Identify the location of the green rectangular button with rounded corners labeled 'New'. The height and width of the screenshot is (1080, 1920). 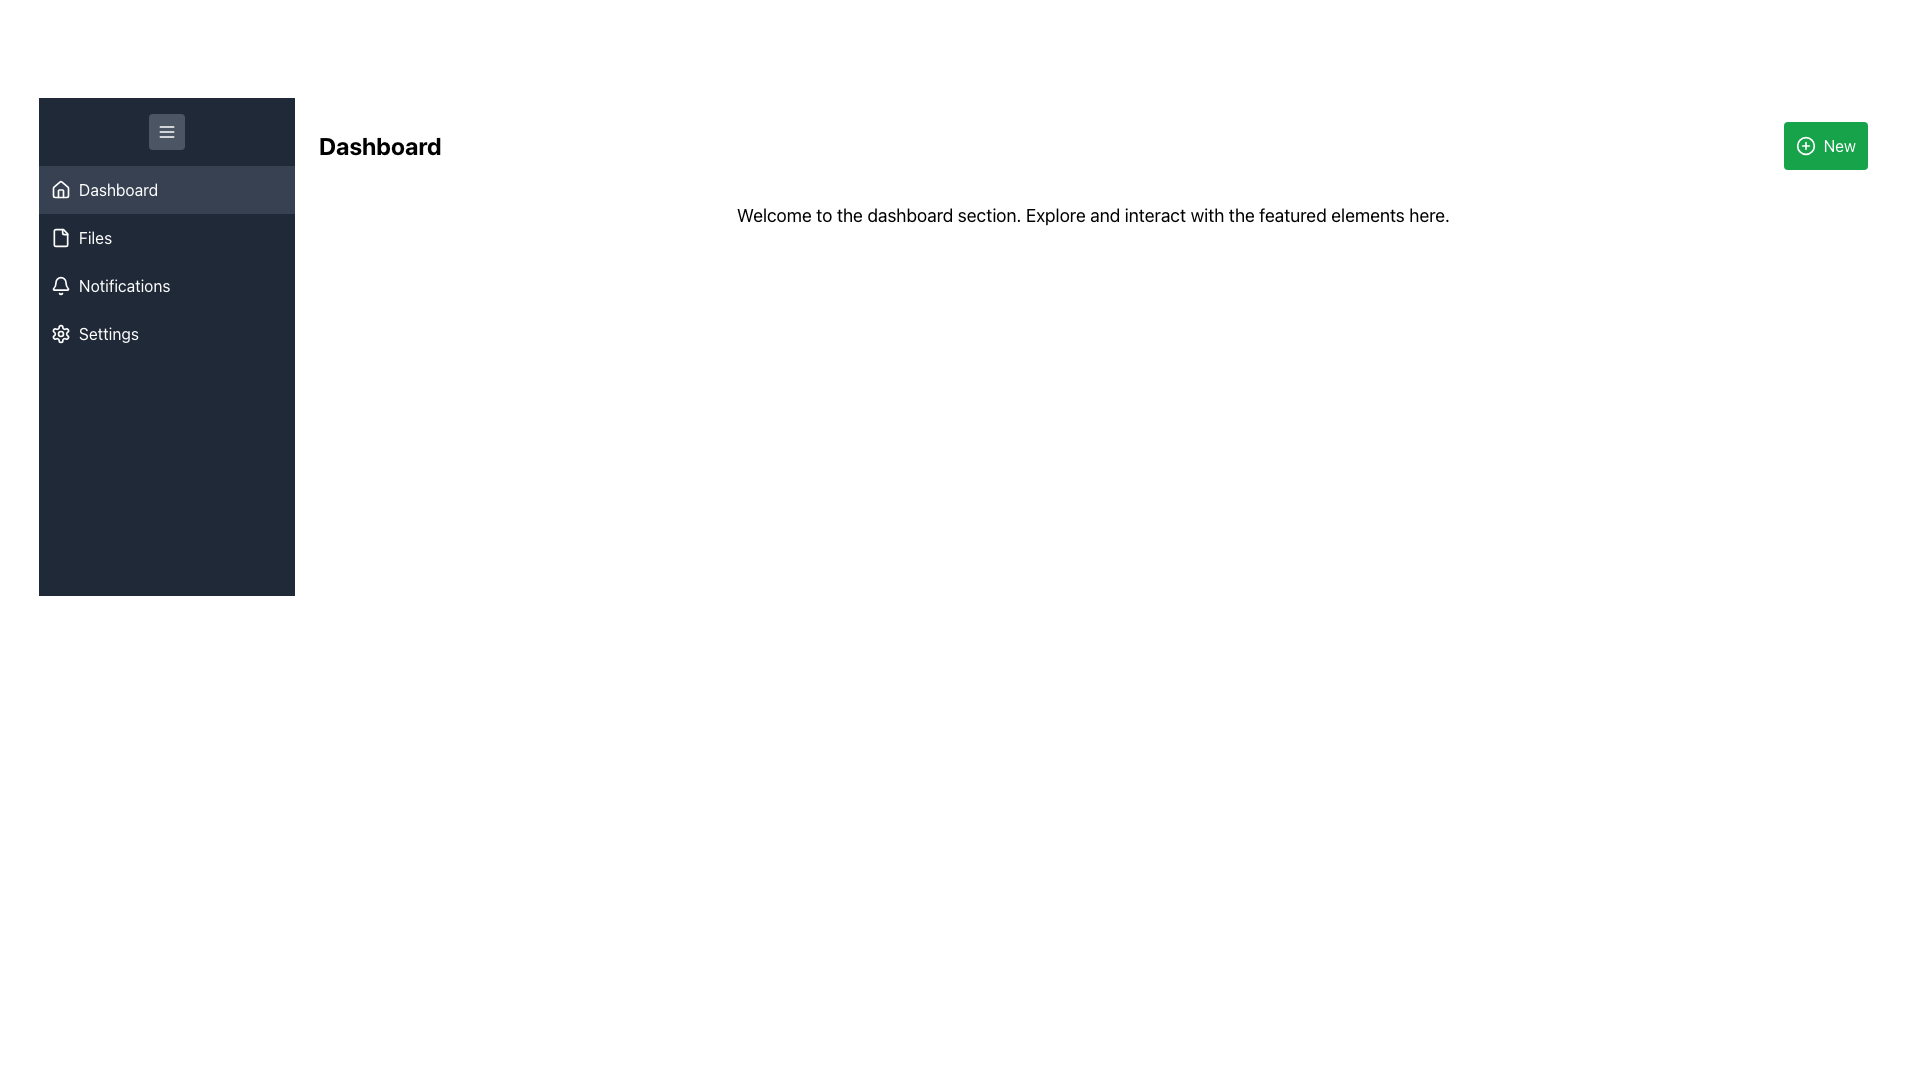
(1825, 145).